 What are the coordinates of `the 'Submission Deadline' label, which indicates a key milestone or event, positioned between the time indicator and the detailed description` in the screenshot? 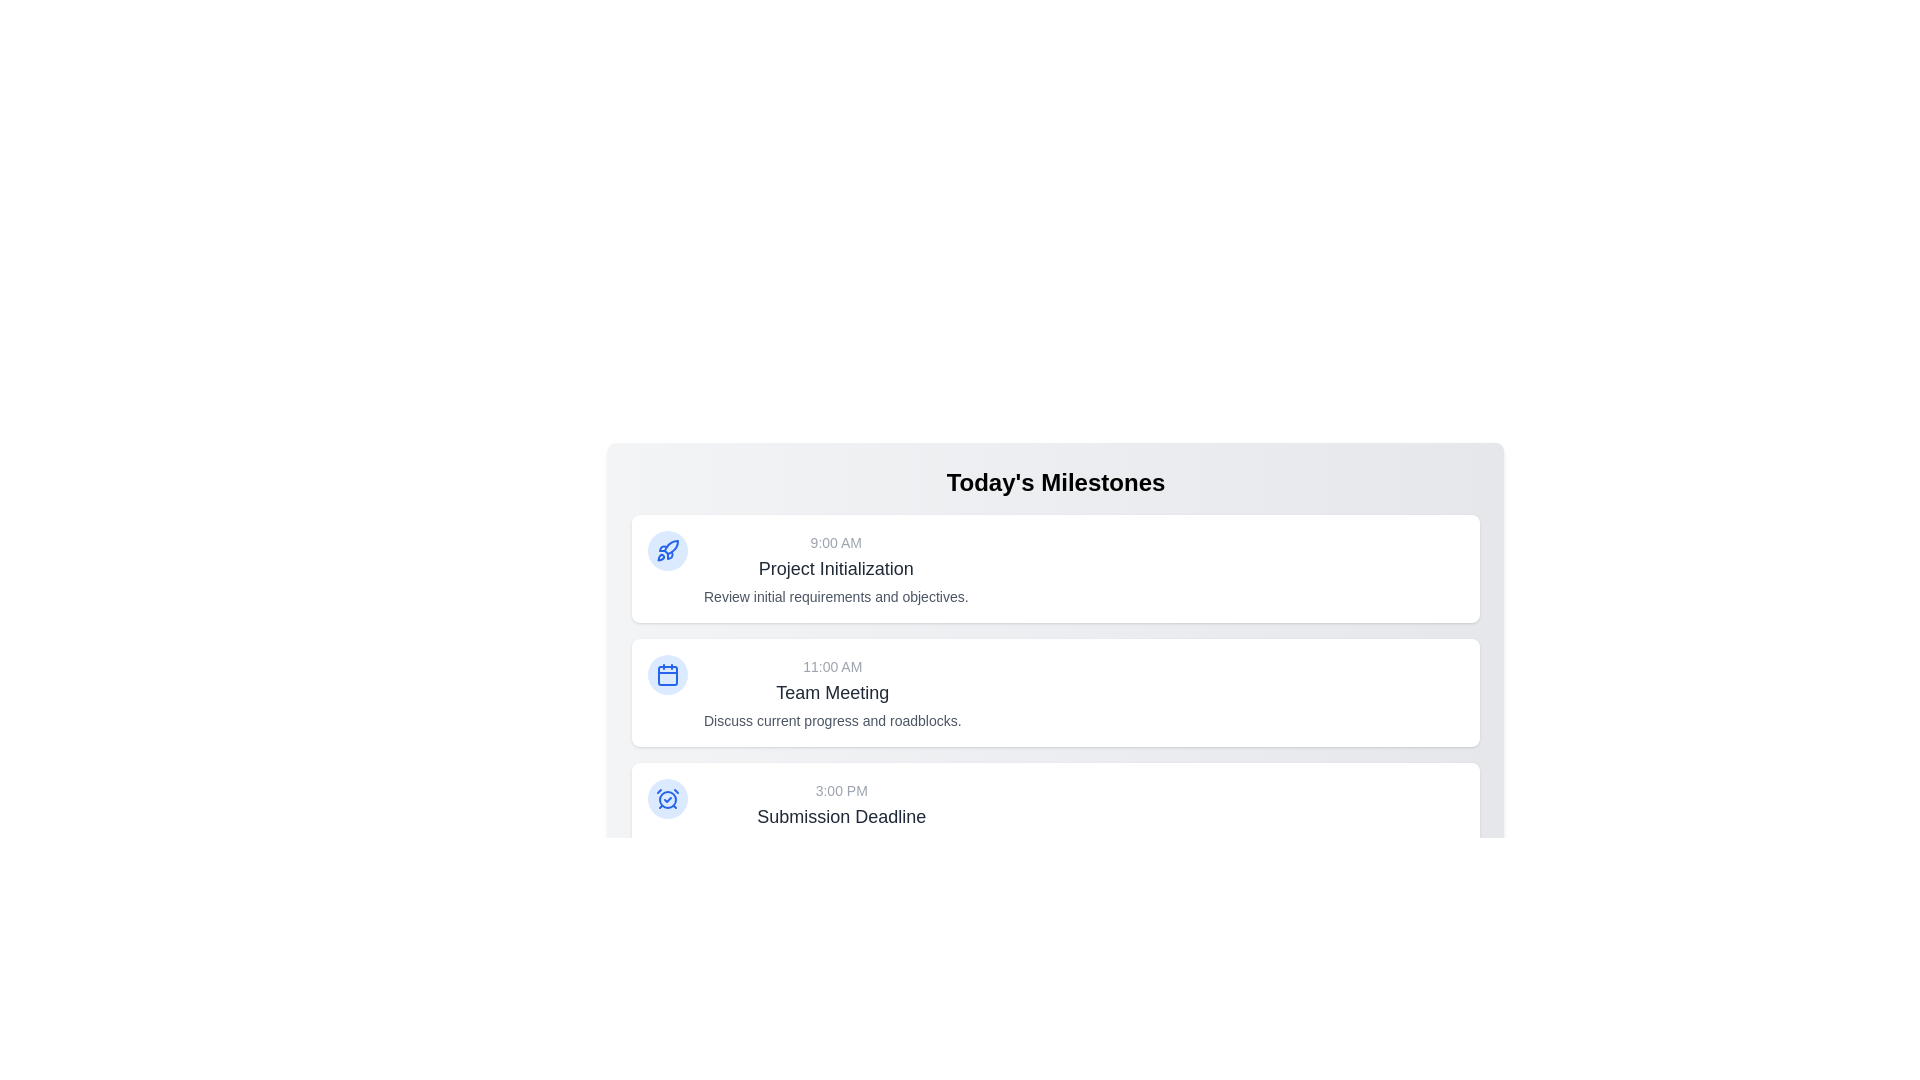 It's located at (841, 817).